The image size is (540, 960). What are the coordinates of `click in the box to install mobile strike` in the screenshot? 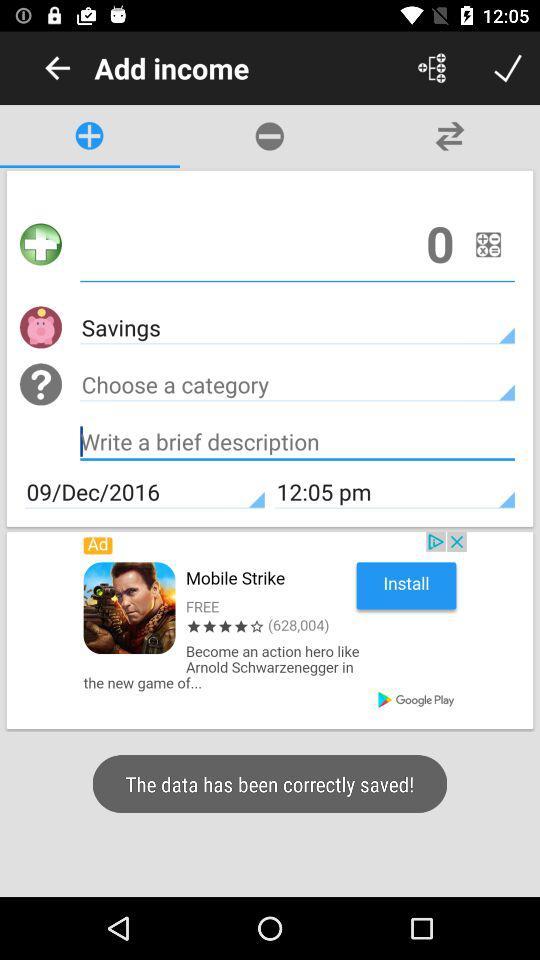 It's located at (270, 629).